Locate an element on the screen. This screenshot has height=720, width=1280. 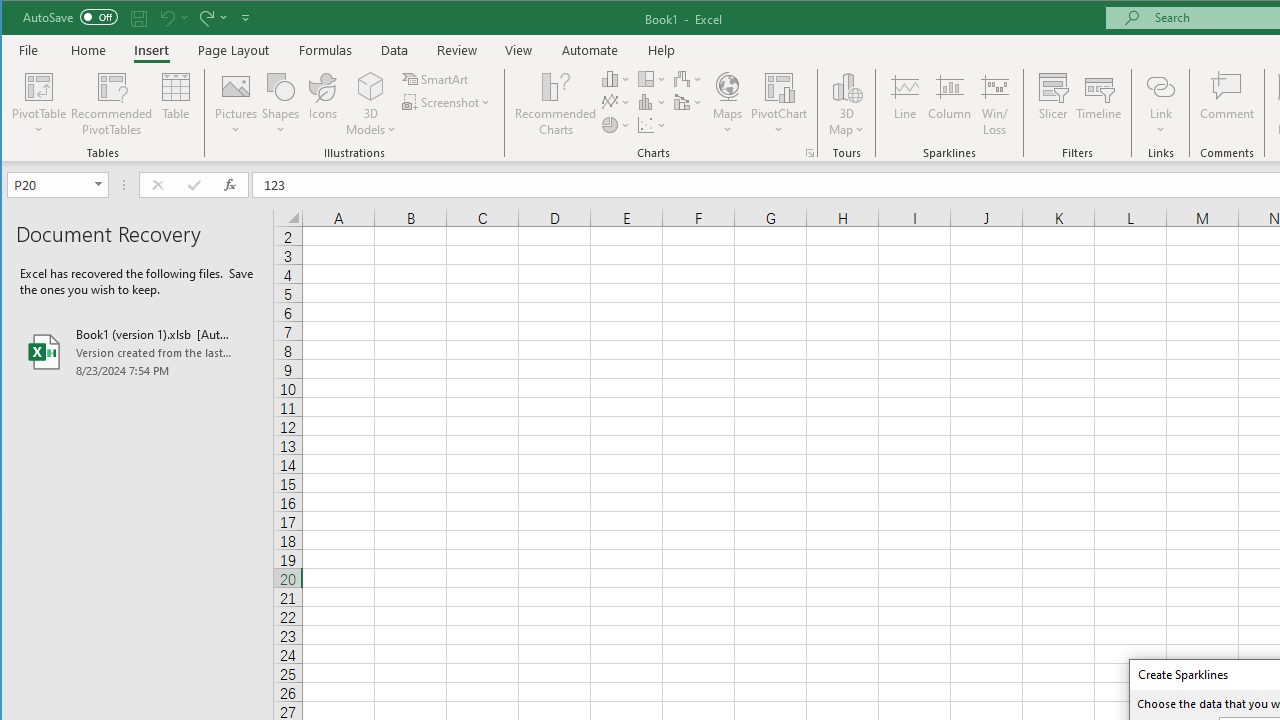
'Insert Hierarchy Chart' is located at coordinates (652, 78).